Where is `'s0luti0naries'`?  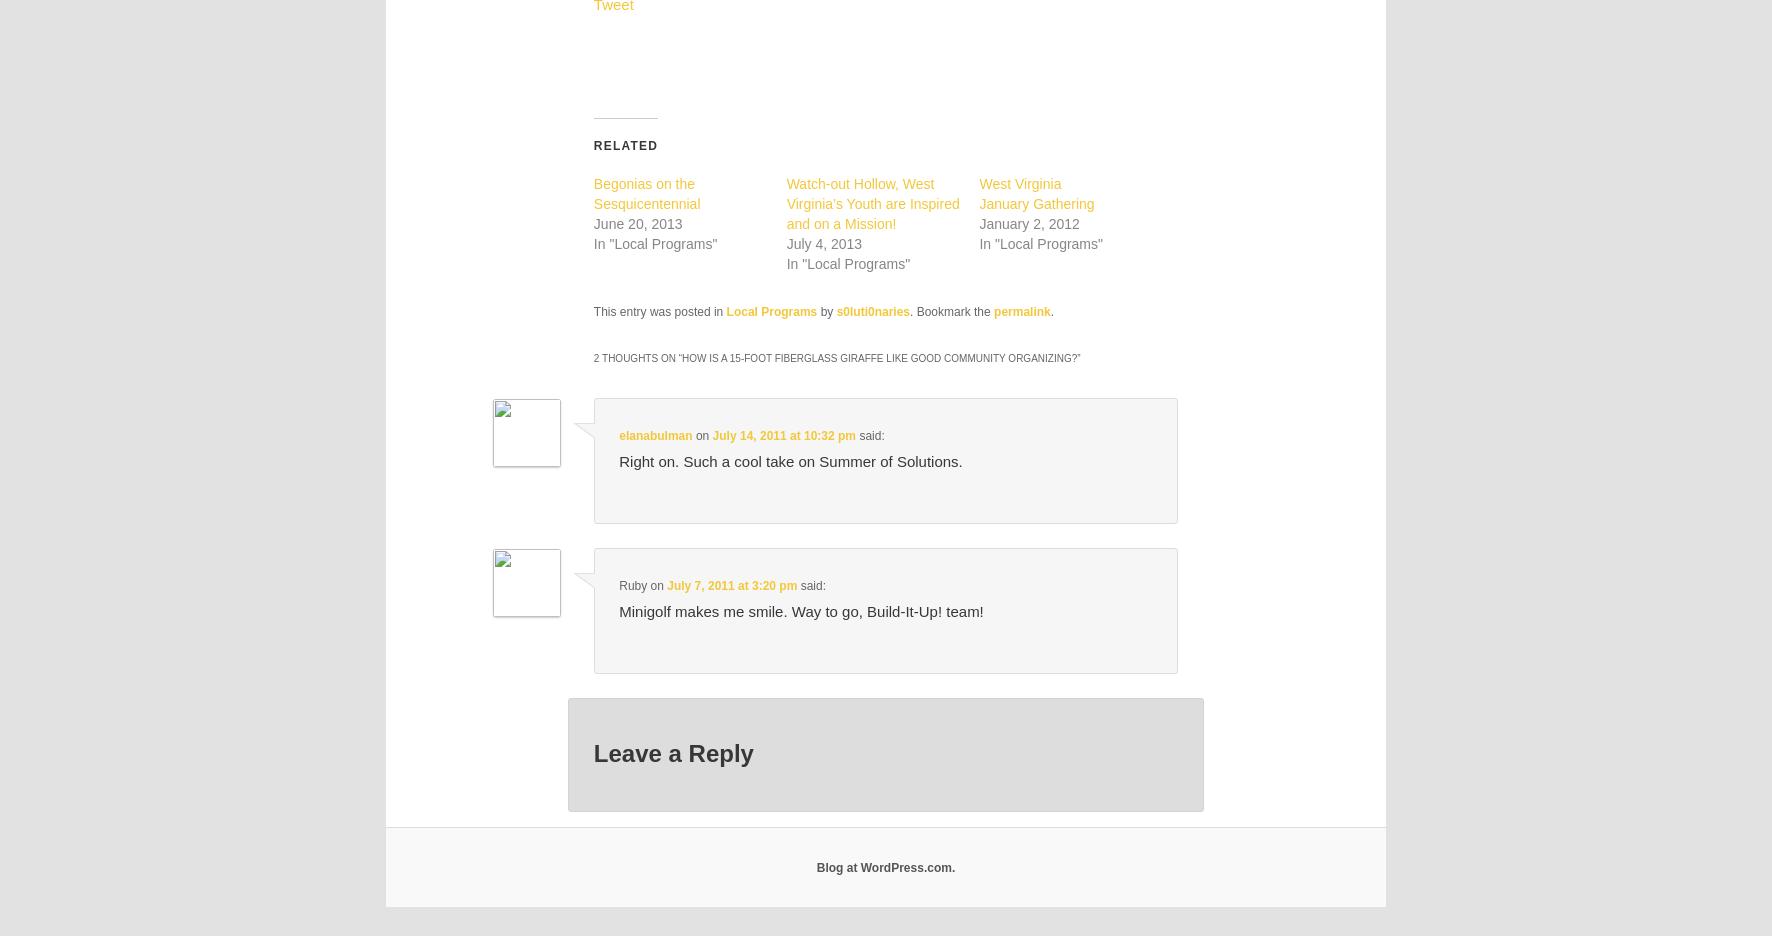 's0luti0naries' is located at coordinates (836, 311).